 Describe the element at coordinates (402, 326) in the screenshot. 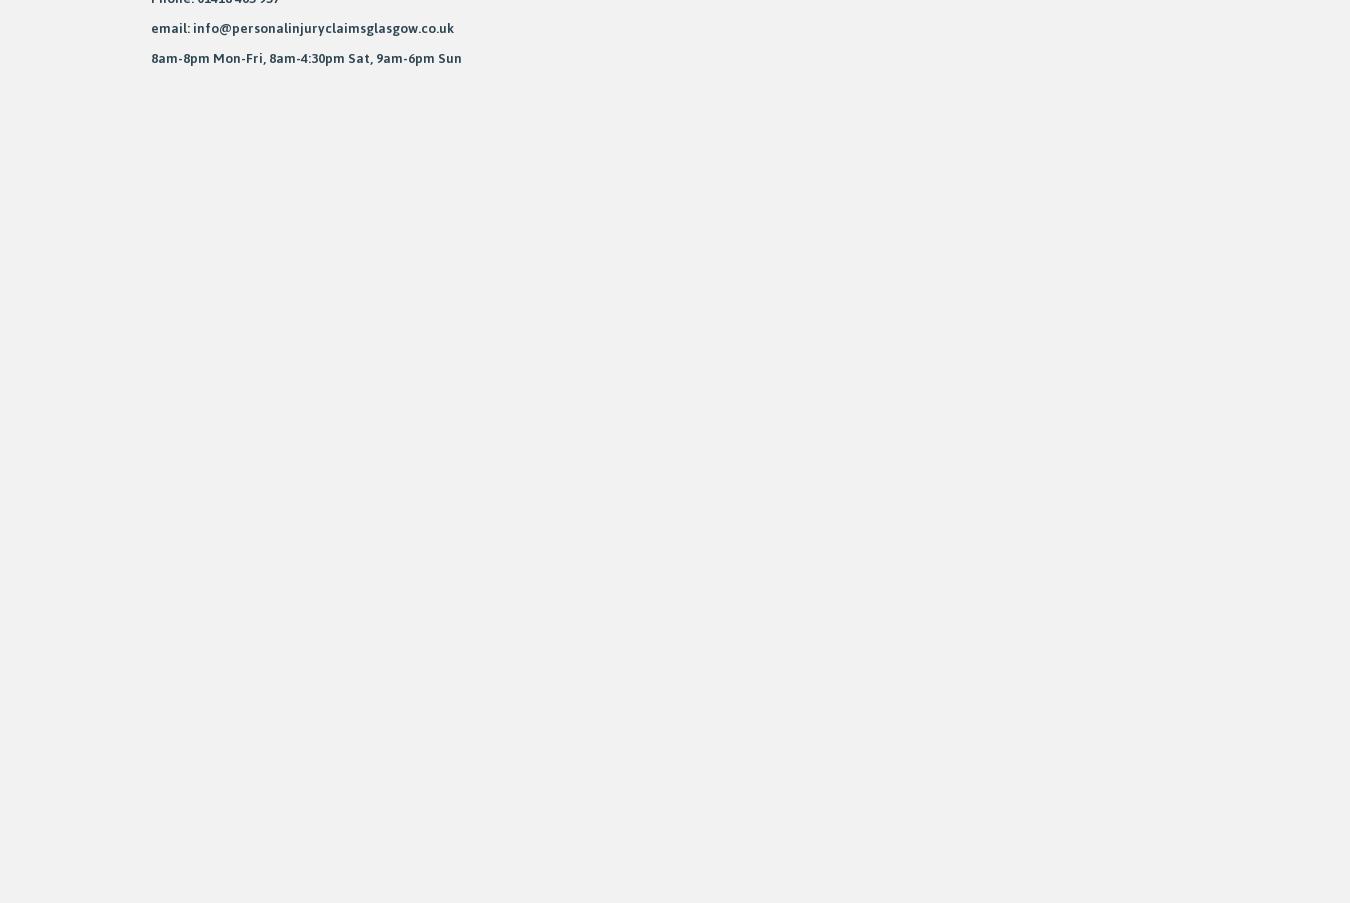

I see `'Bournemouth'` at that location.